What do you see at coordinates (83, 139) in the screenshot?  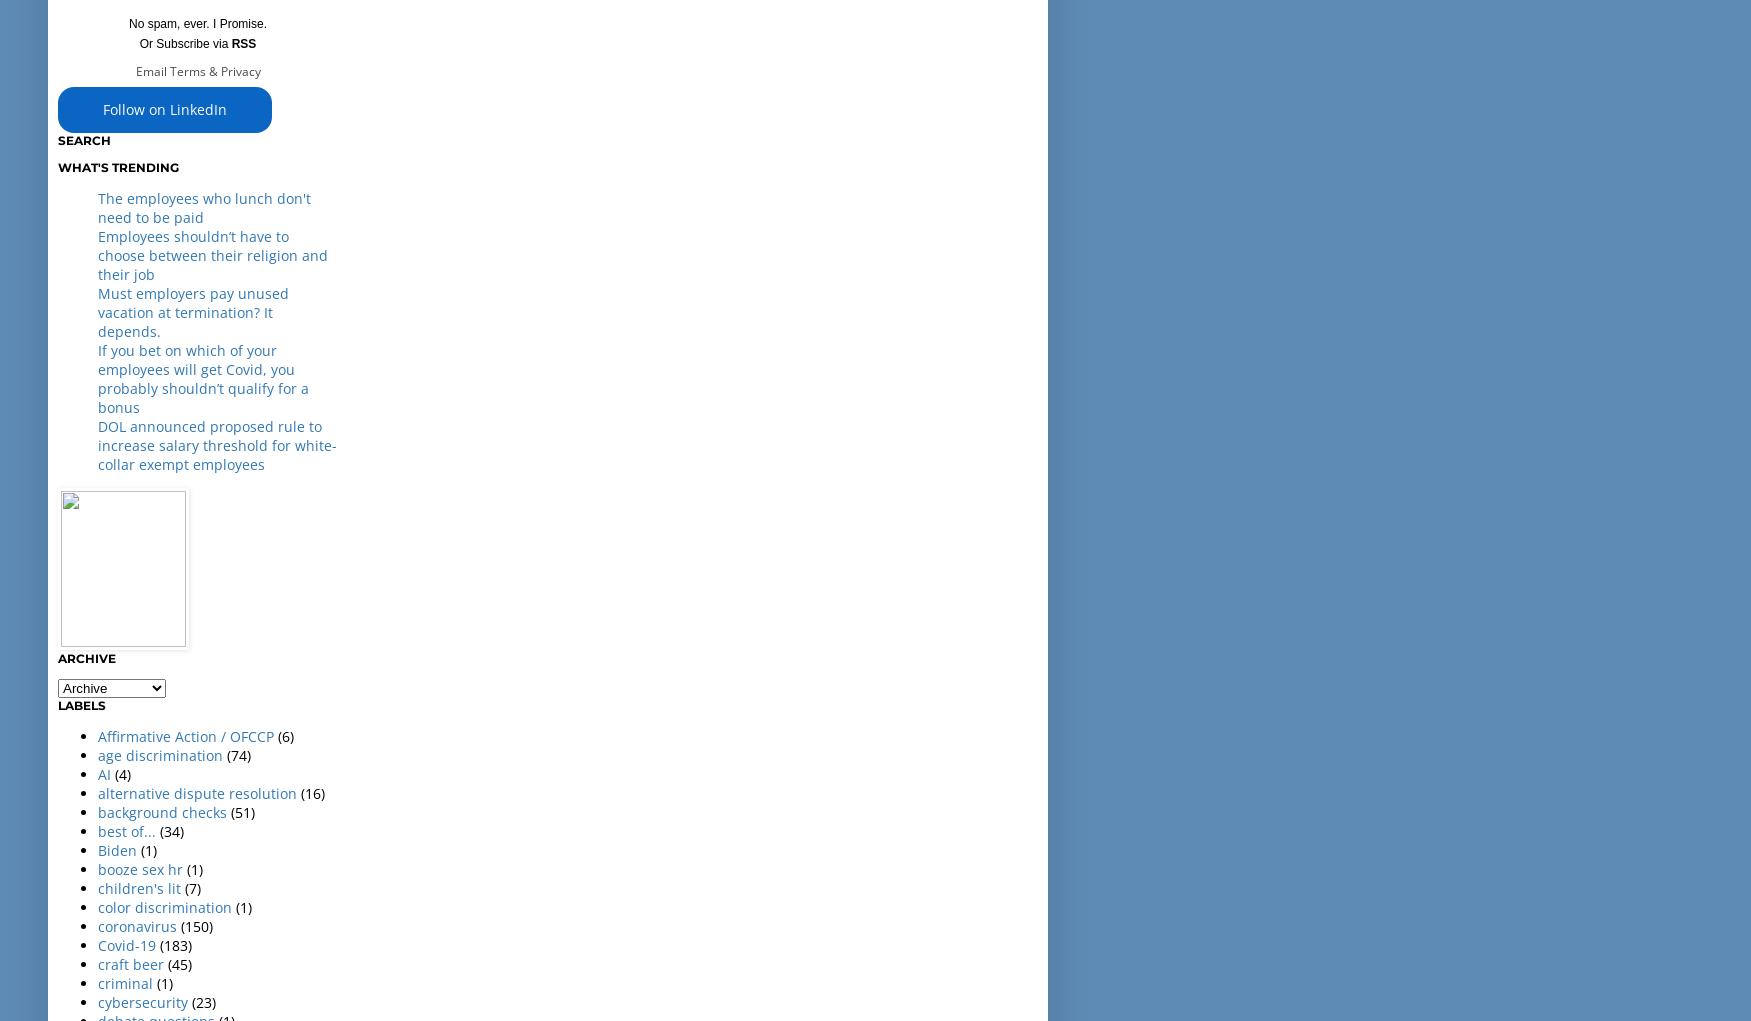 I see `'Search'` at bounding box center [83, 139].